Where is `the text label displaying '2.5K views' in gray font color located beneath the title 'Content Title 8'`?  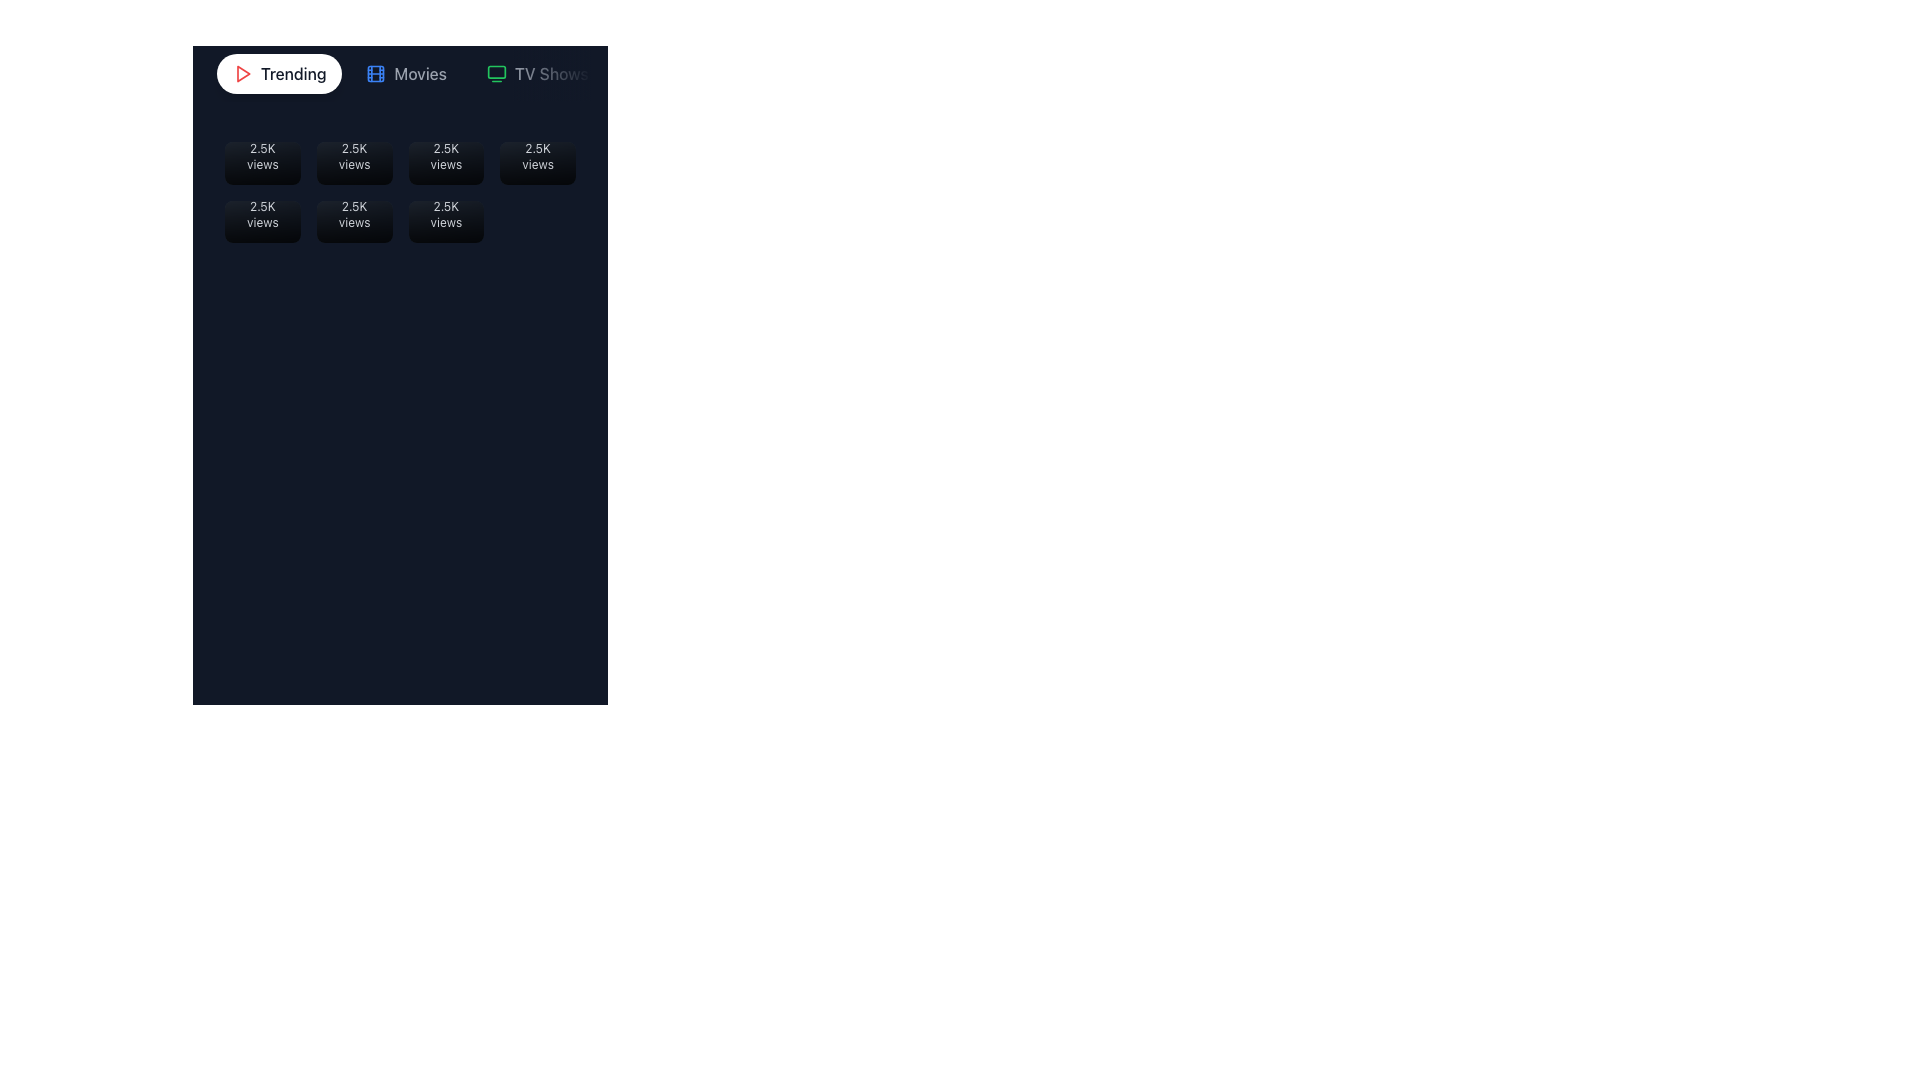
the text label displaying '2.5K views' in gray font color located beneath the title 'Content Title 8' is located at coordinates (445, 215).